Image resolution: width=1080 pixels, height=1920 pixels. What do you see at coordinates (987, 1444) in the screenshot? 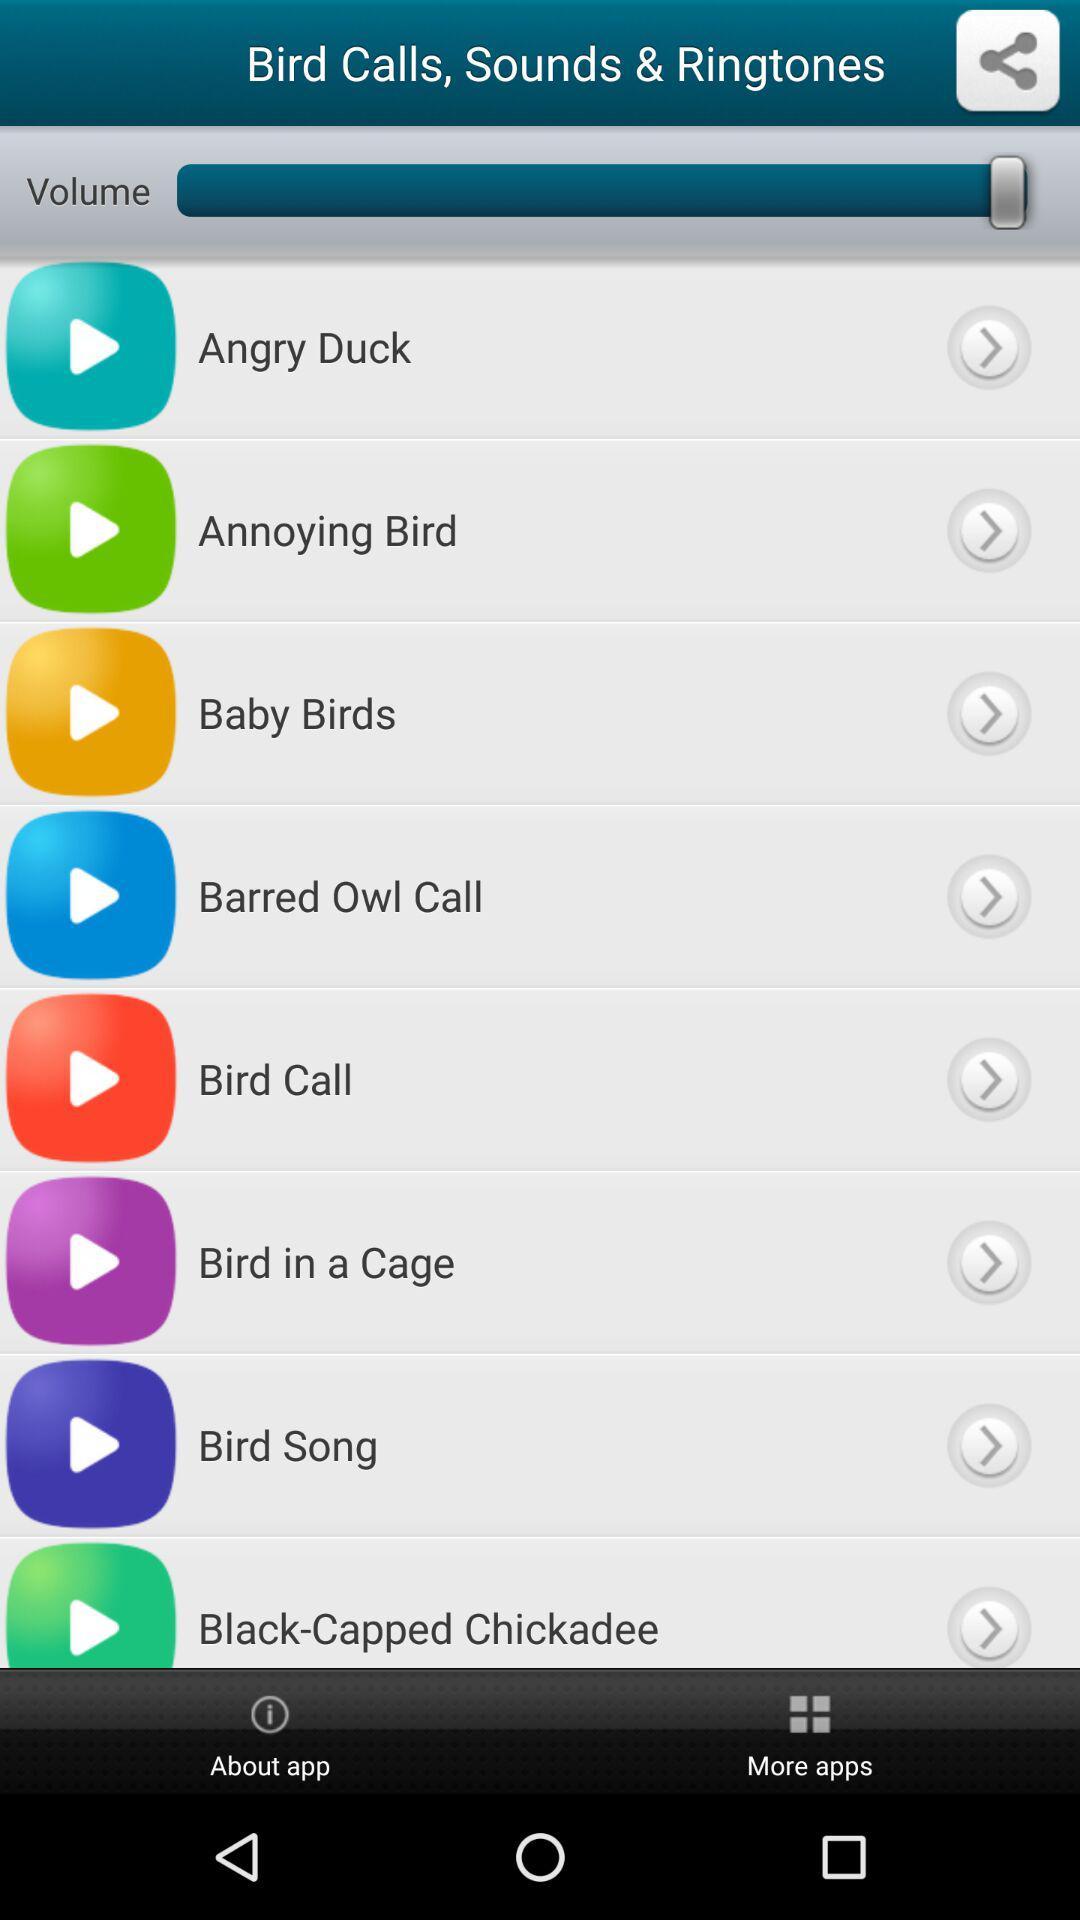
I see `go next` at bounding box center [987, 1444].